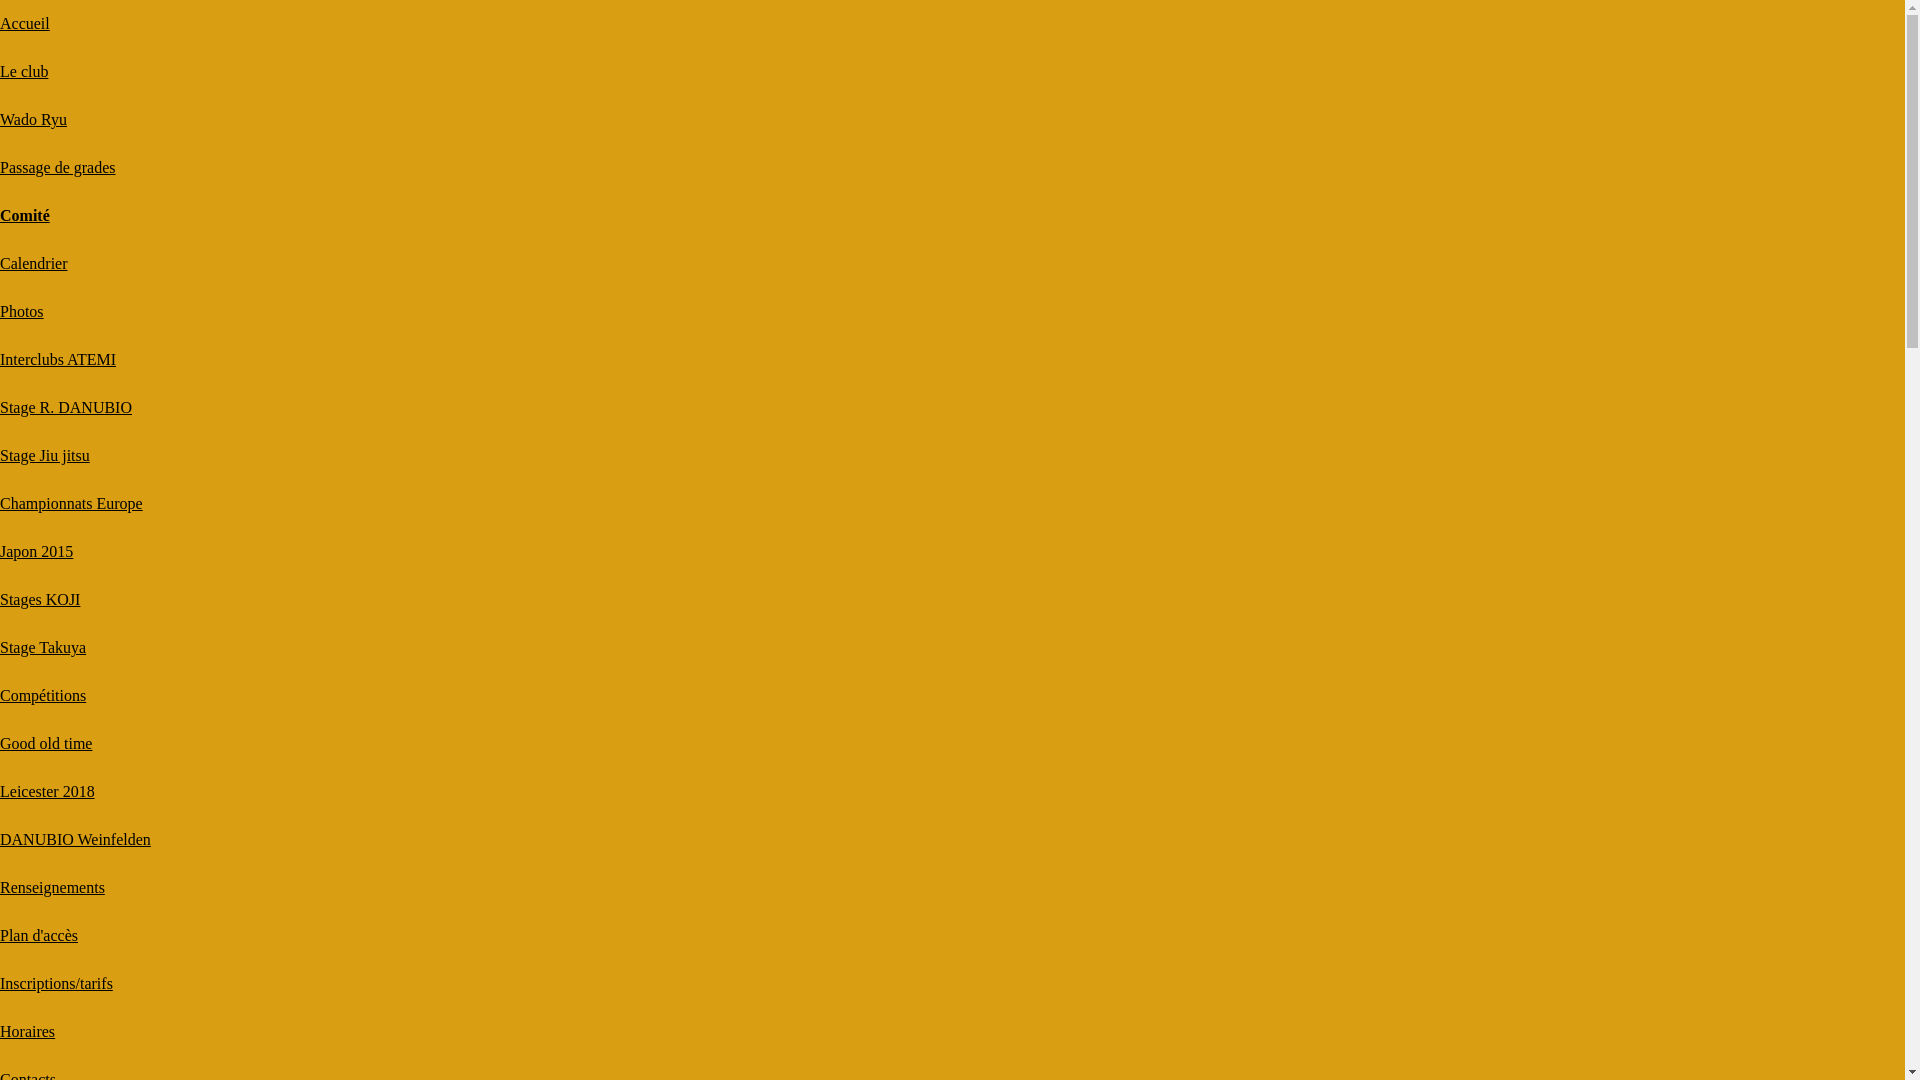 This screenshot has width=1920, height=1080. I want to click on 'Renseignements', so click(52, 886).